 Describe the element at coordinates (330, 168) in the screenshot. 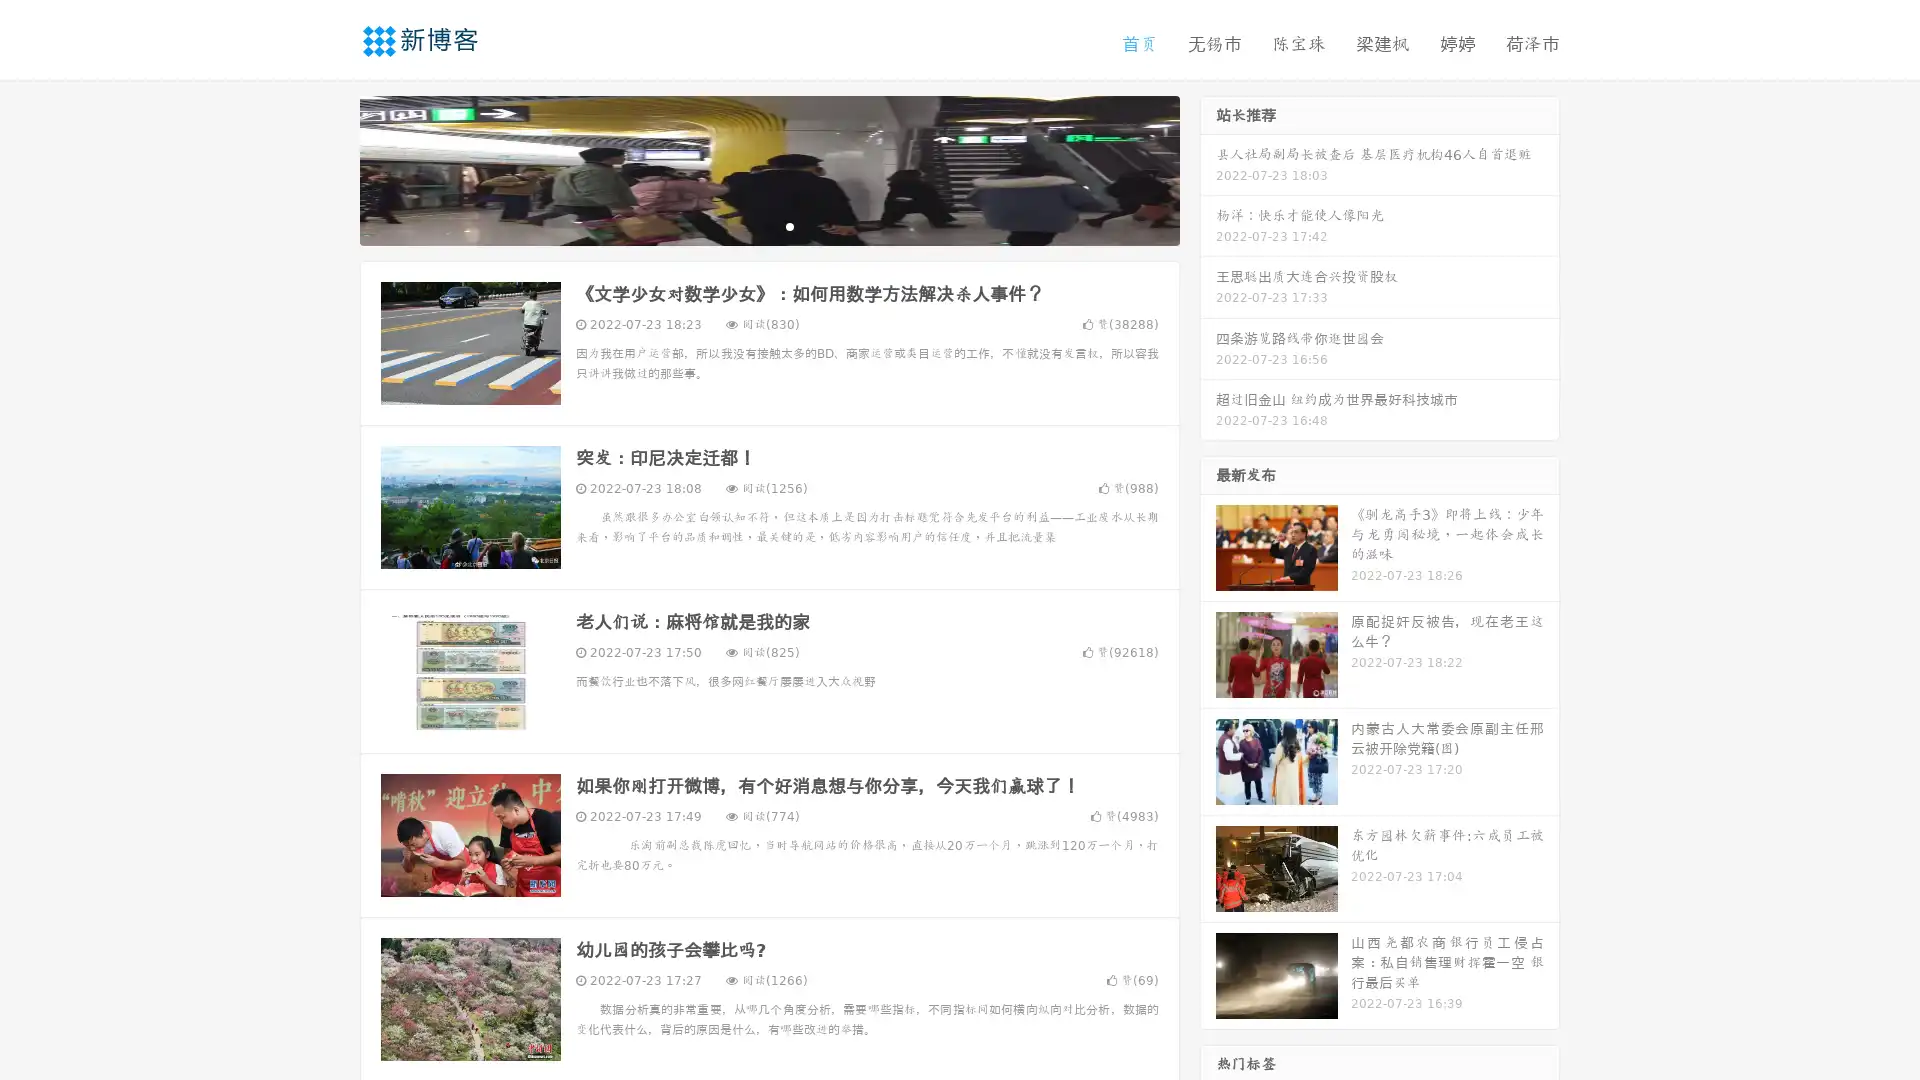

I see `Previous slide` at that location.